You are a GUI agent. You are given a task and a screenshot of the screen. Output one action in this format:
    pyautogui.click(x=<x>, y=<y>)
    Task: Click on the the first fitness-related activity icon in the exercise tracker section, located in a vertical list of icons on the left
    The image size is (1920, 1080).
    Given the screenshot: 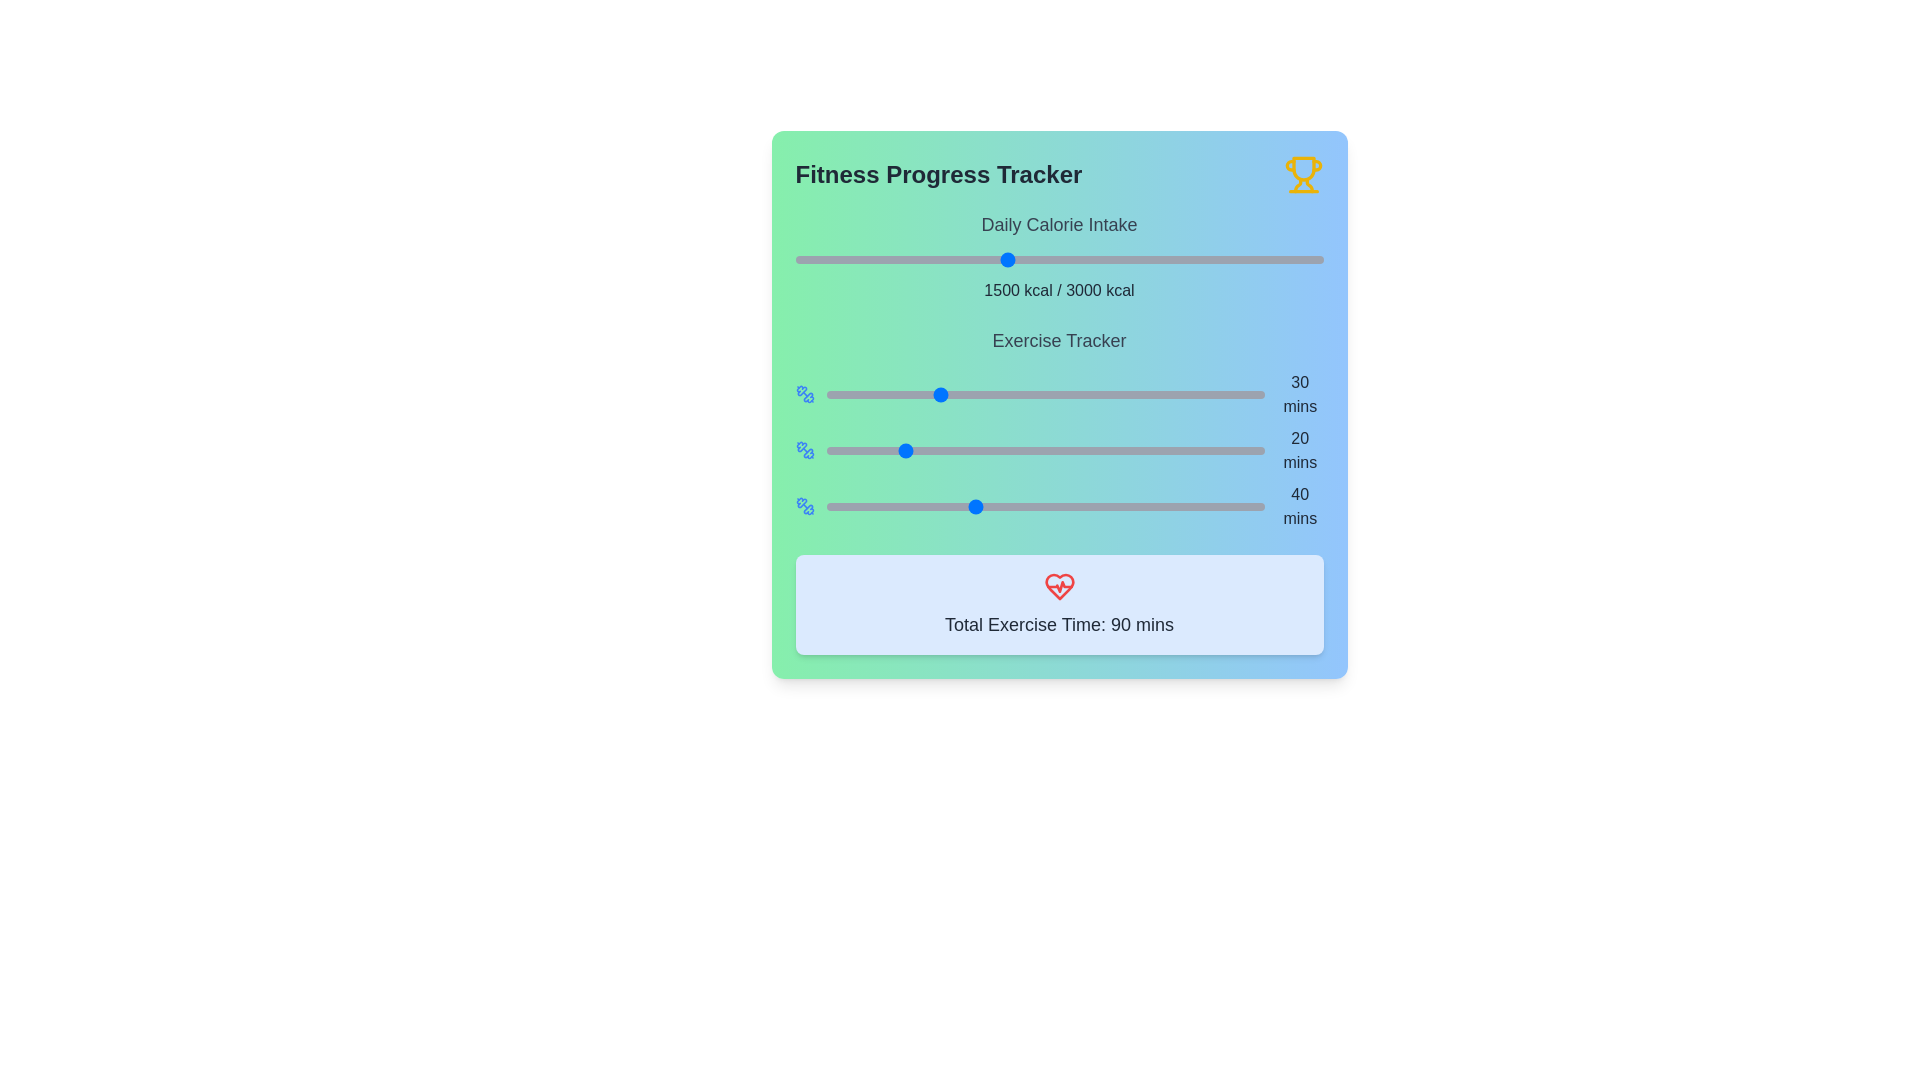 What is the action you would take?
    pyautogui.click(x=801, y=391)
    